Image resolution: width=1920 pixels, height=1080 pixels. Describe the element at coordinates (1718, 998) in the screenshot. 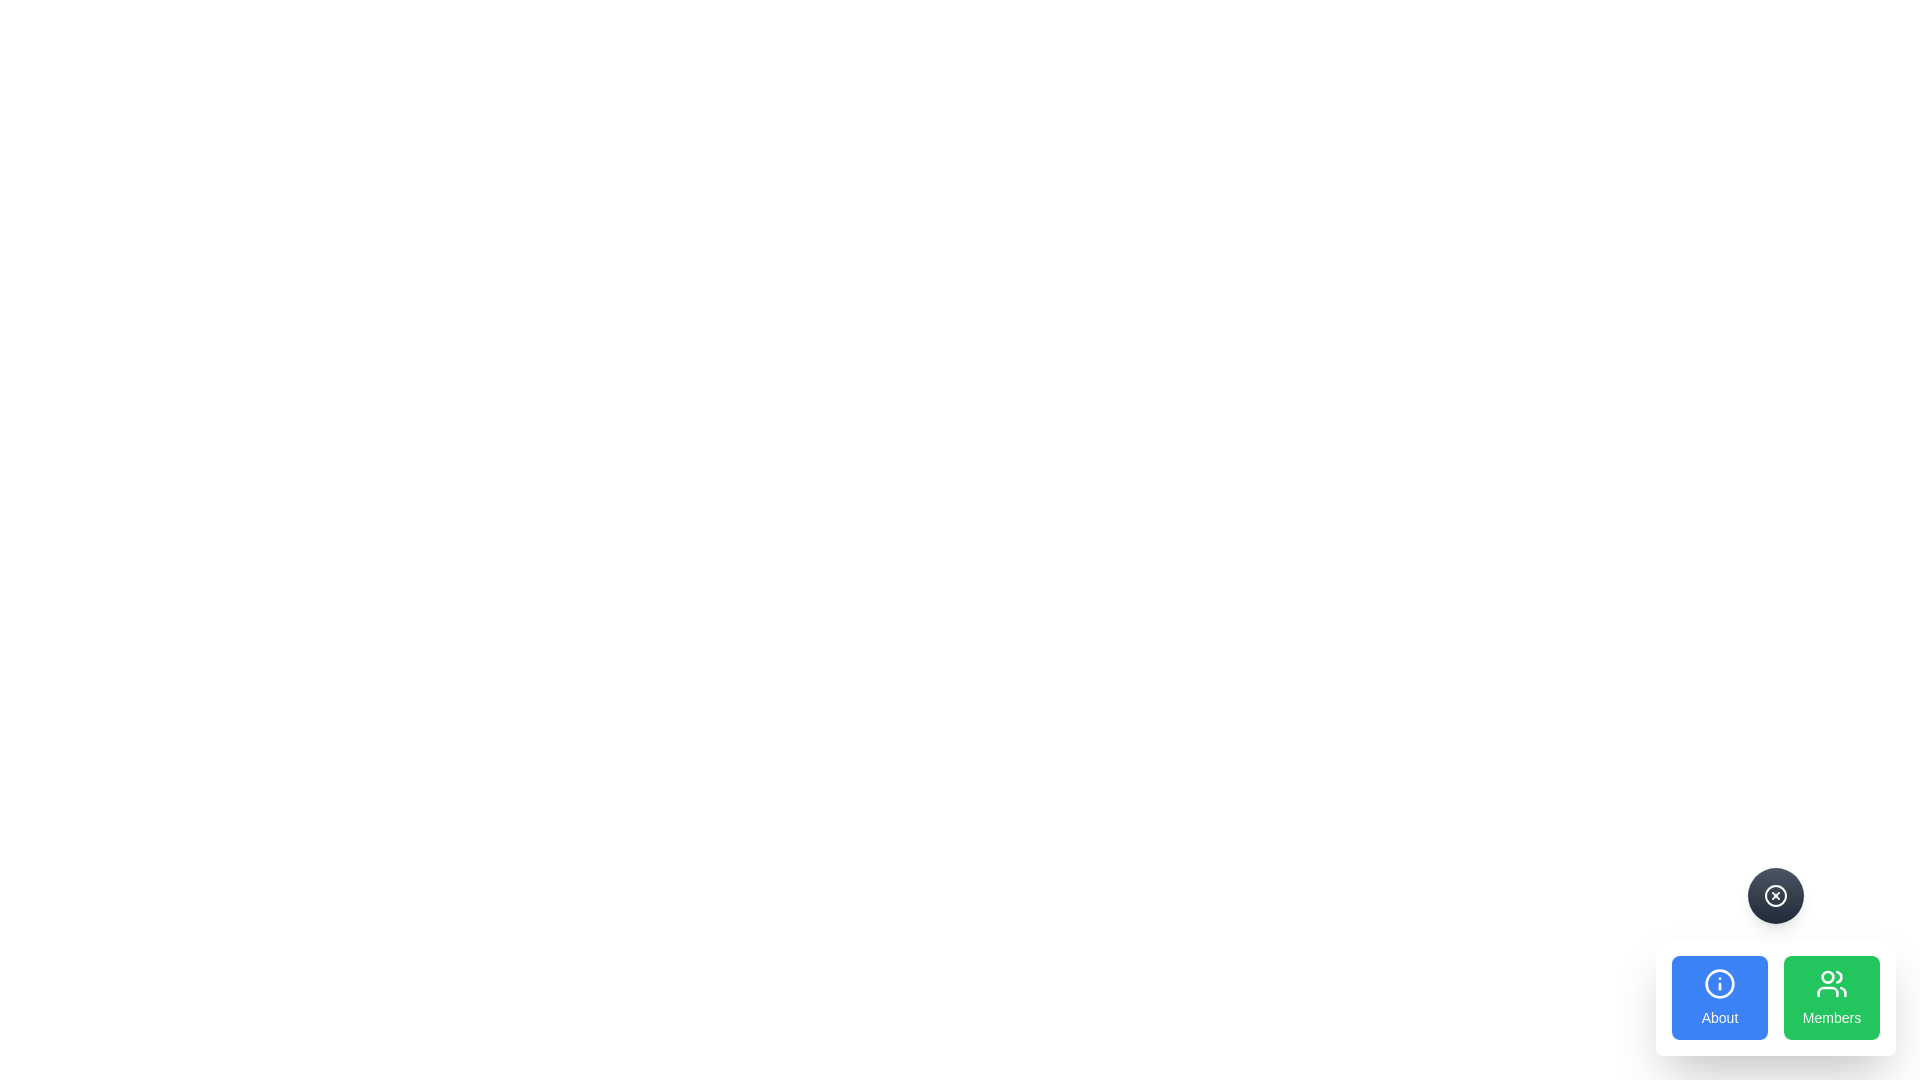

I see `the button located in the bottom-right quadrant of the interface, which provides general information about a specific topic` at that location.